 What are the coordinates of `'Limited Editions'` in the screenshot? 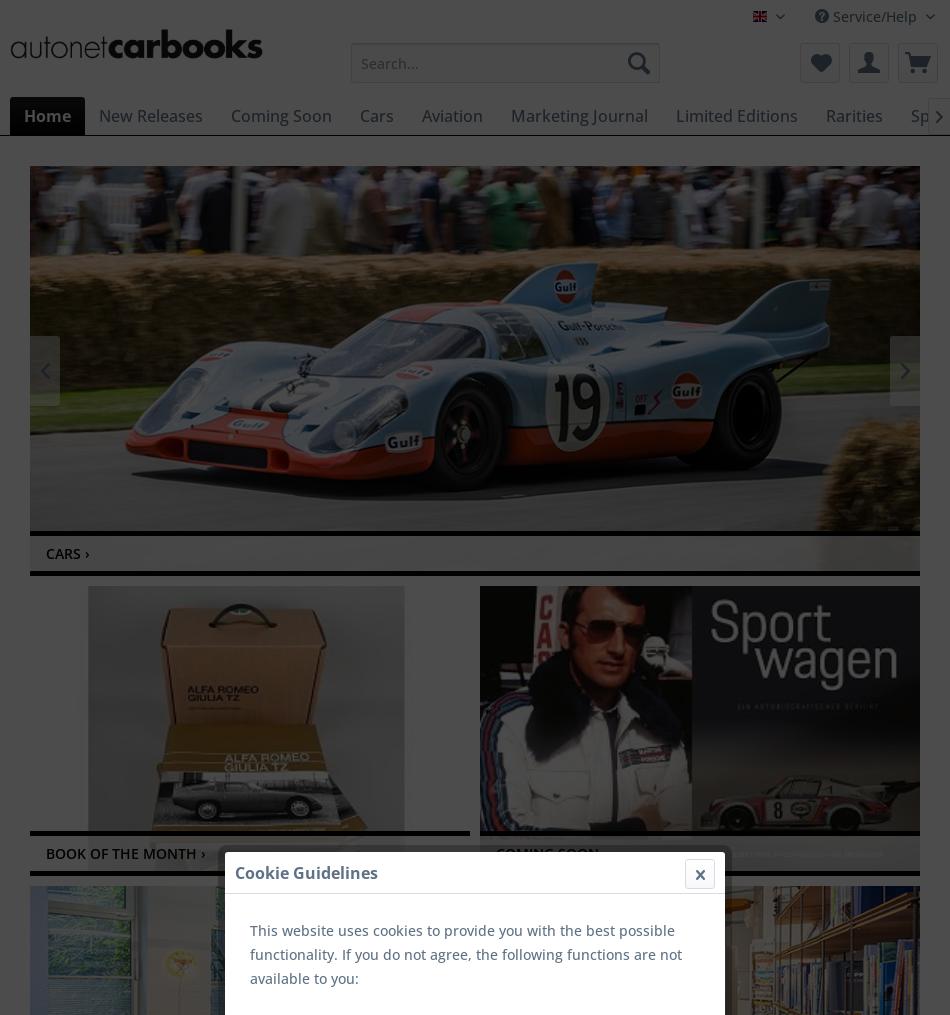 It's located at (736, 114).